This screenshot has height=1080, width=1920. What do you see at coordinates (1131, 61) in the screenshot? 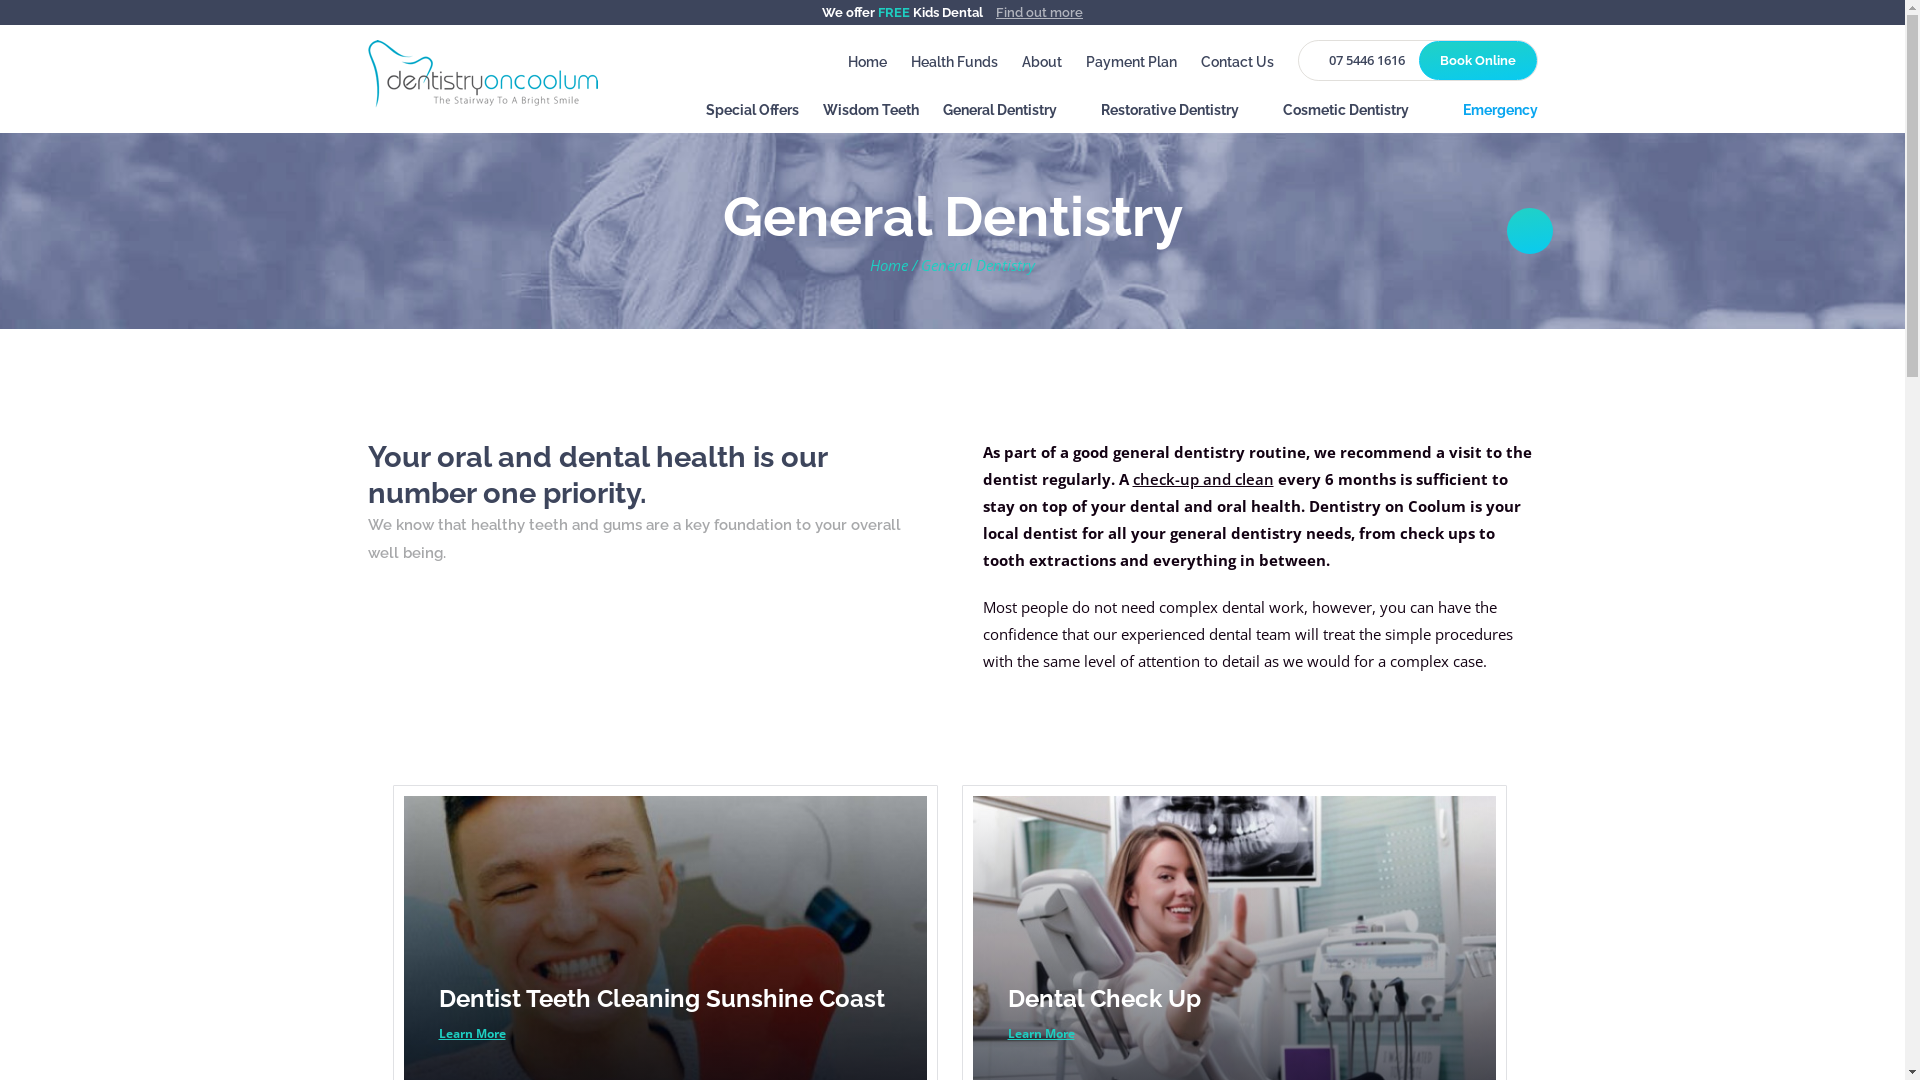
I see `'Payment Plan'` at bounding box center [1131, 61].